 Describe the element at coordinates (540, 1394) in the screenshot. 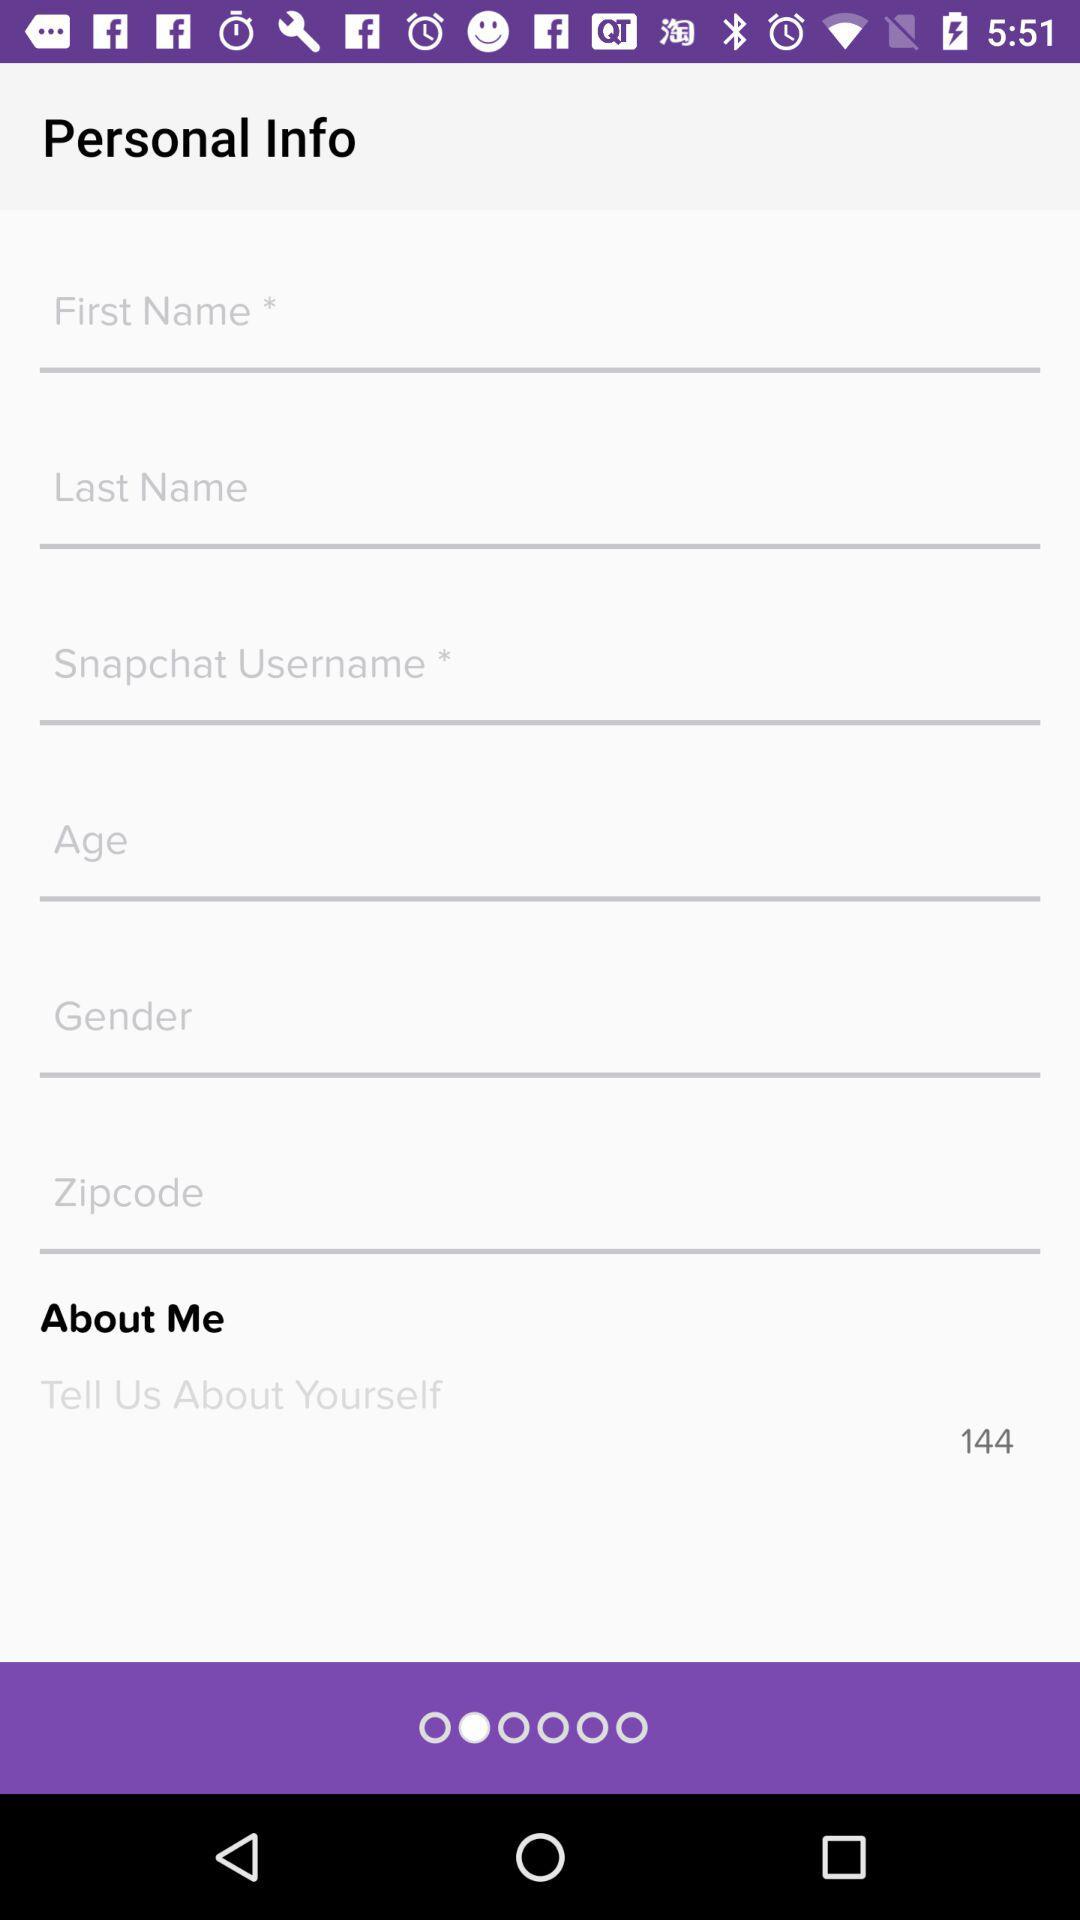

I see `text` at that location.